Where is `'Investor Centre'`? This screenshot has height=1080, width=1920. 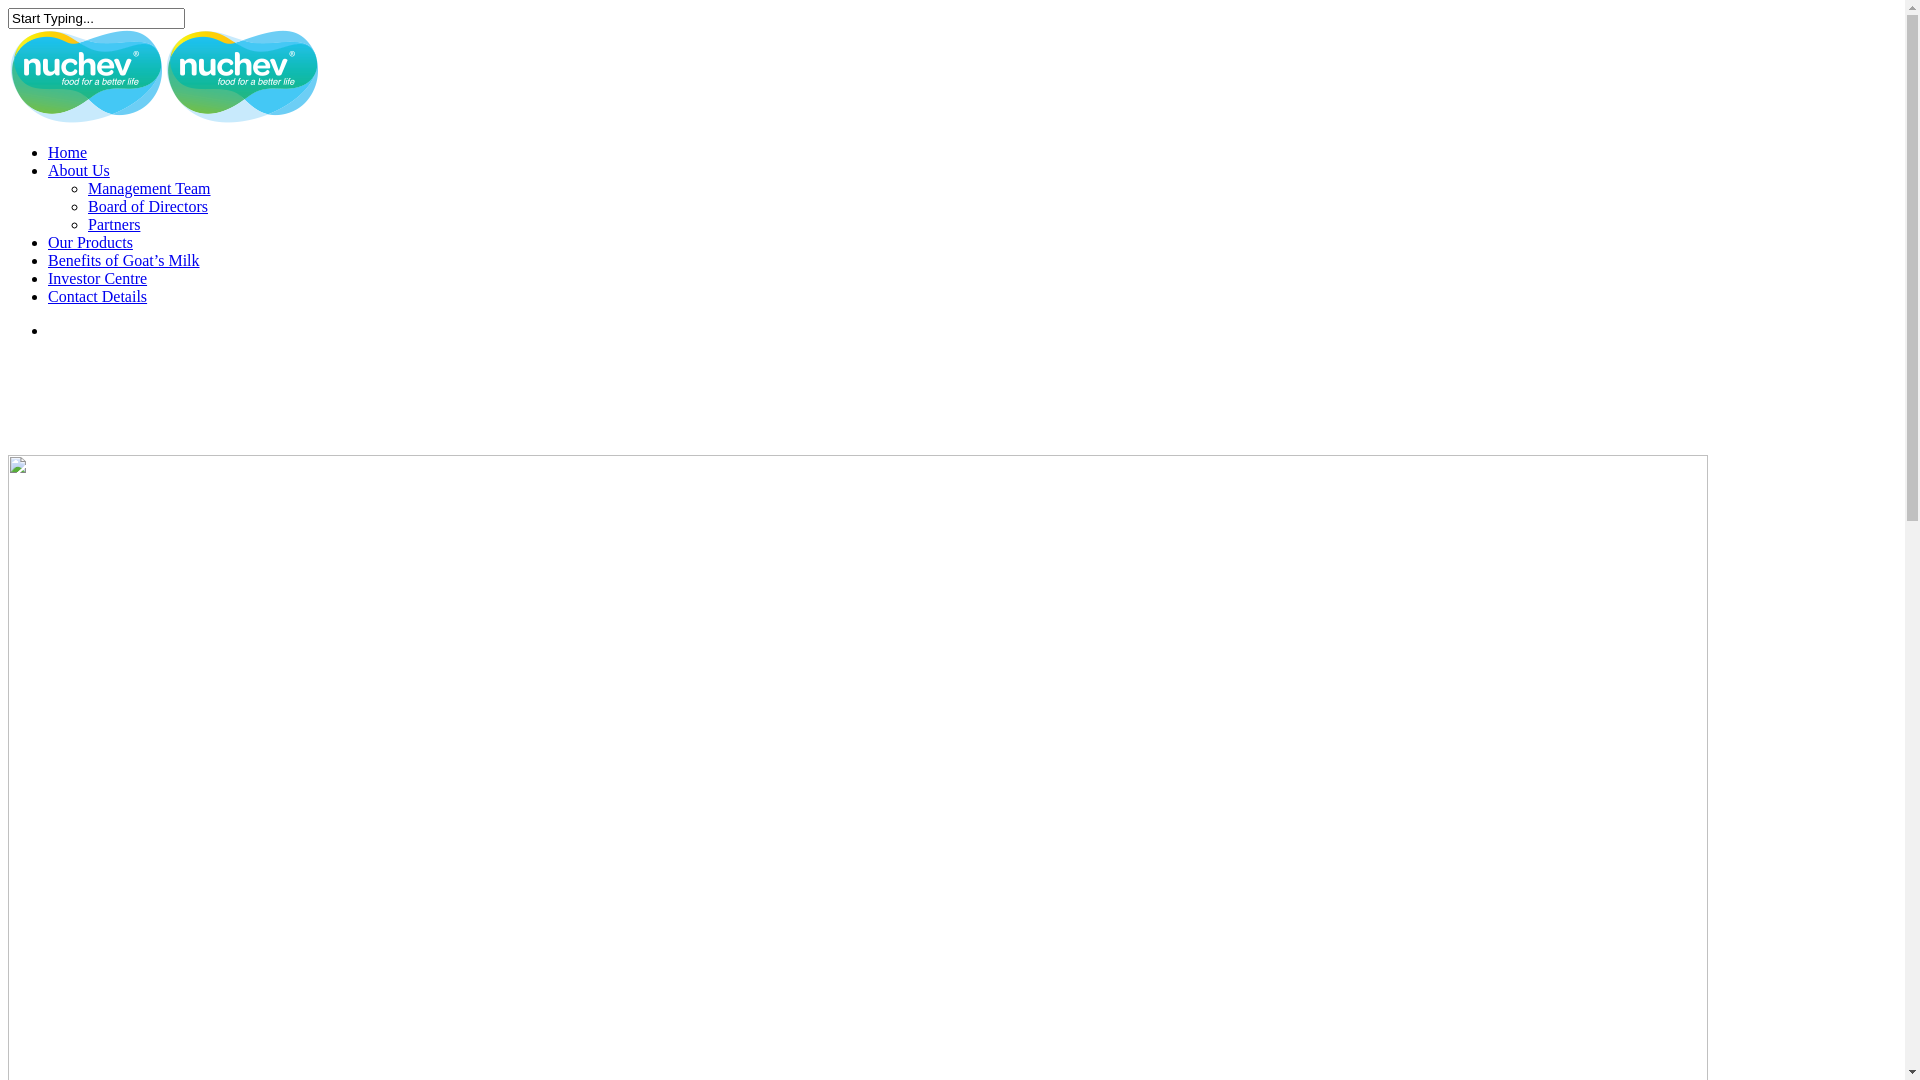
'Investor Centre' is located at coordinates (96, 278).